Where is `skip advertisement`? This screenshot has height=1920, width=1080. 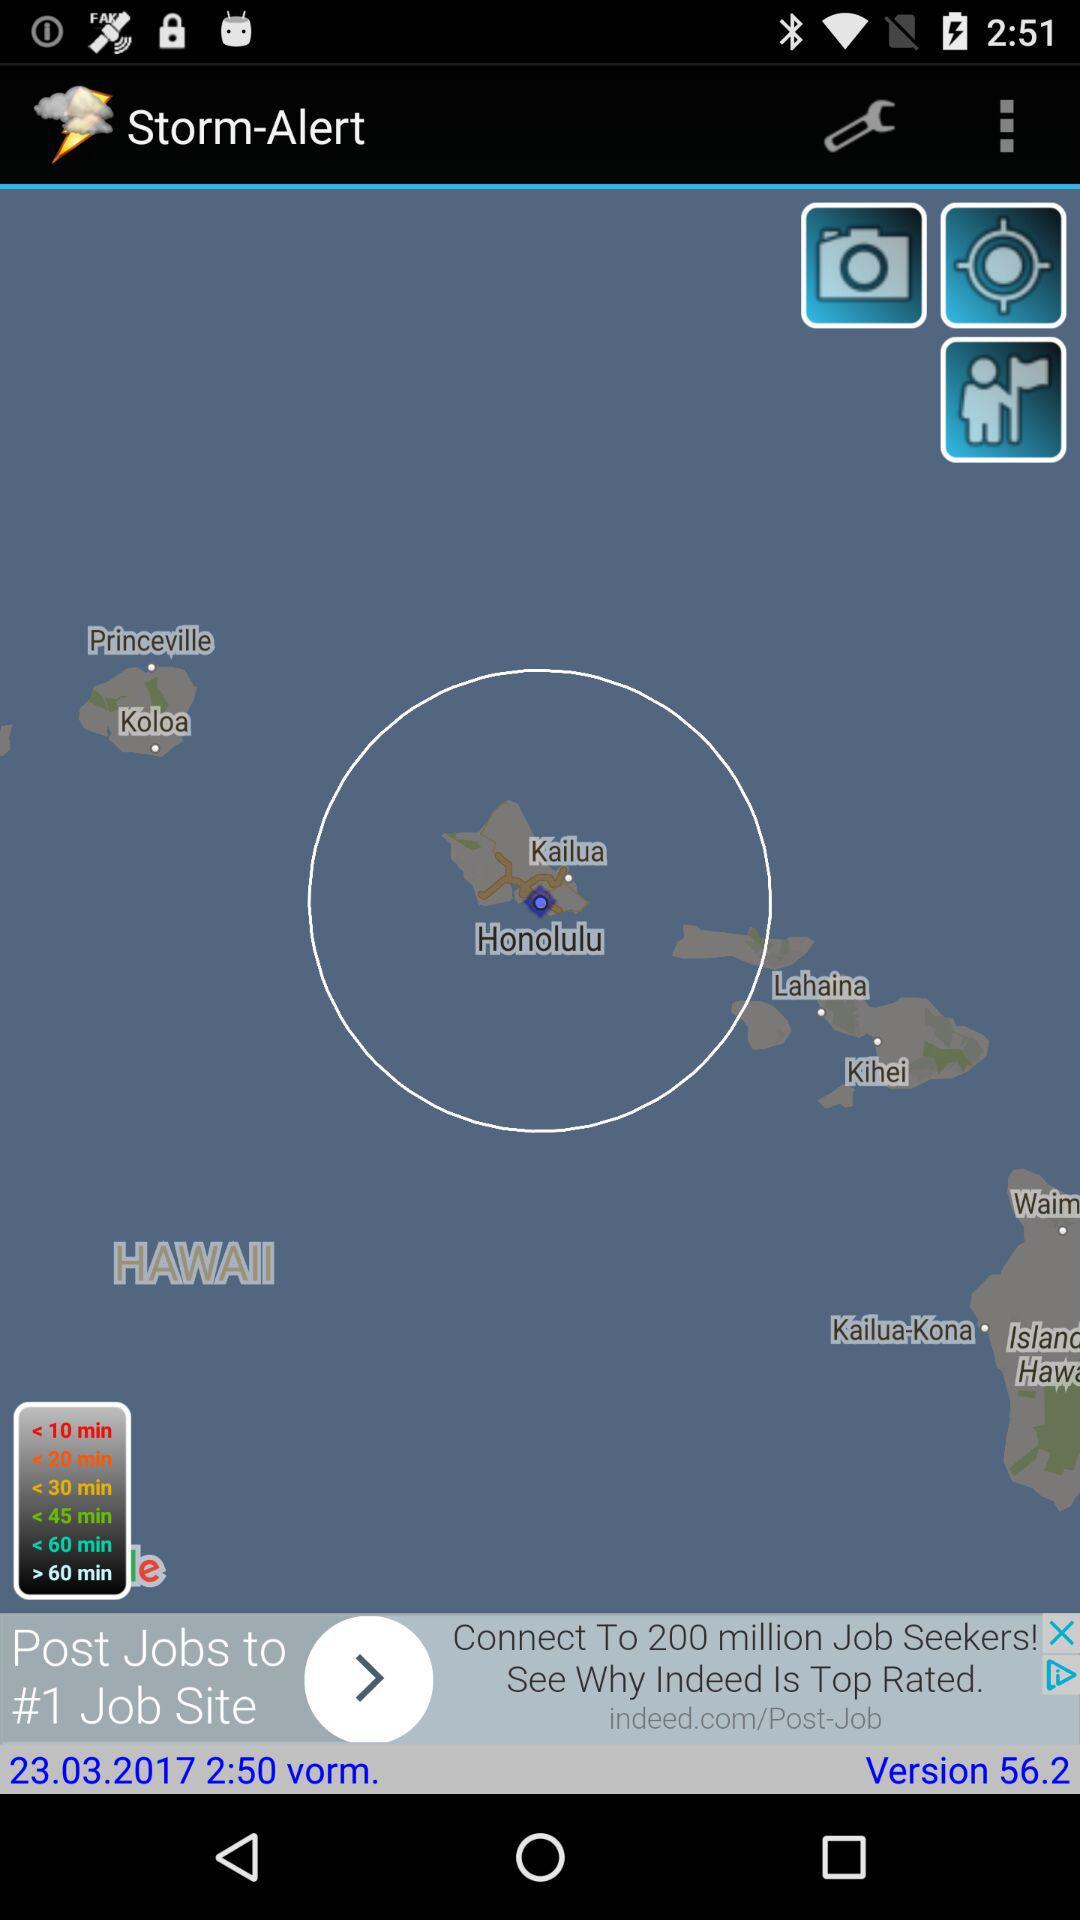
skip advertisement is located at coordinates (540, 1678).